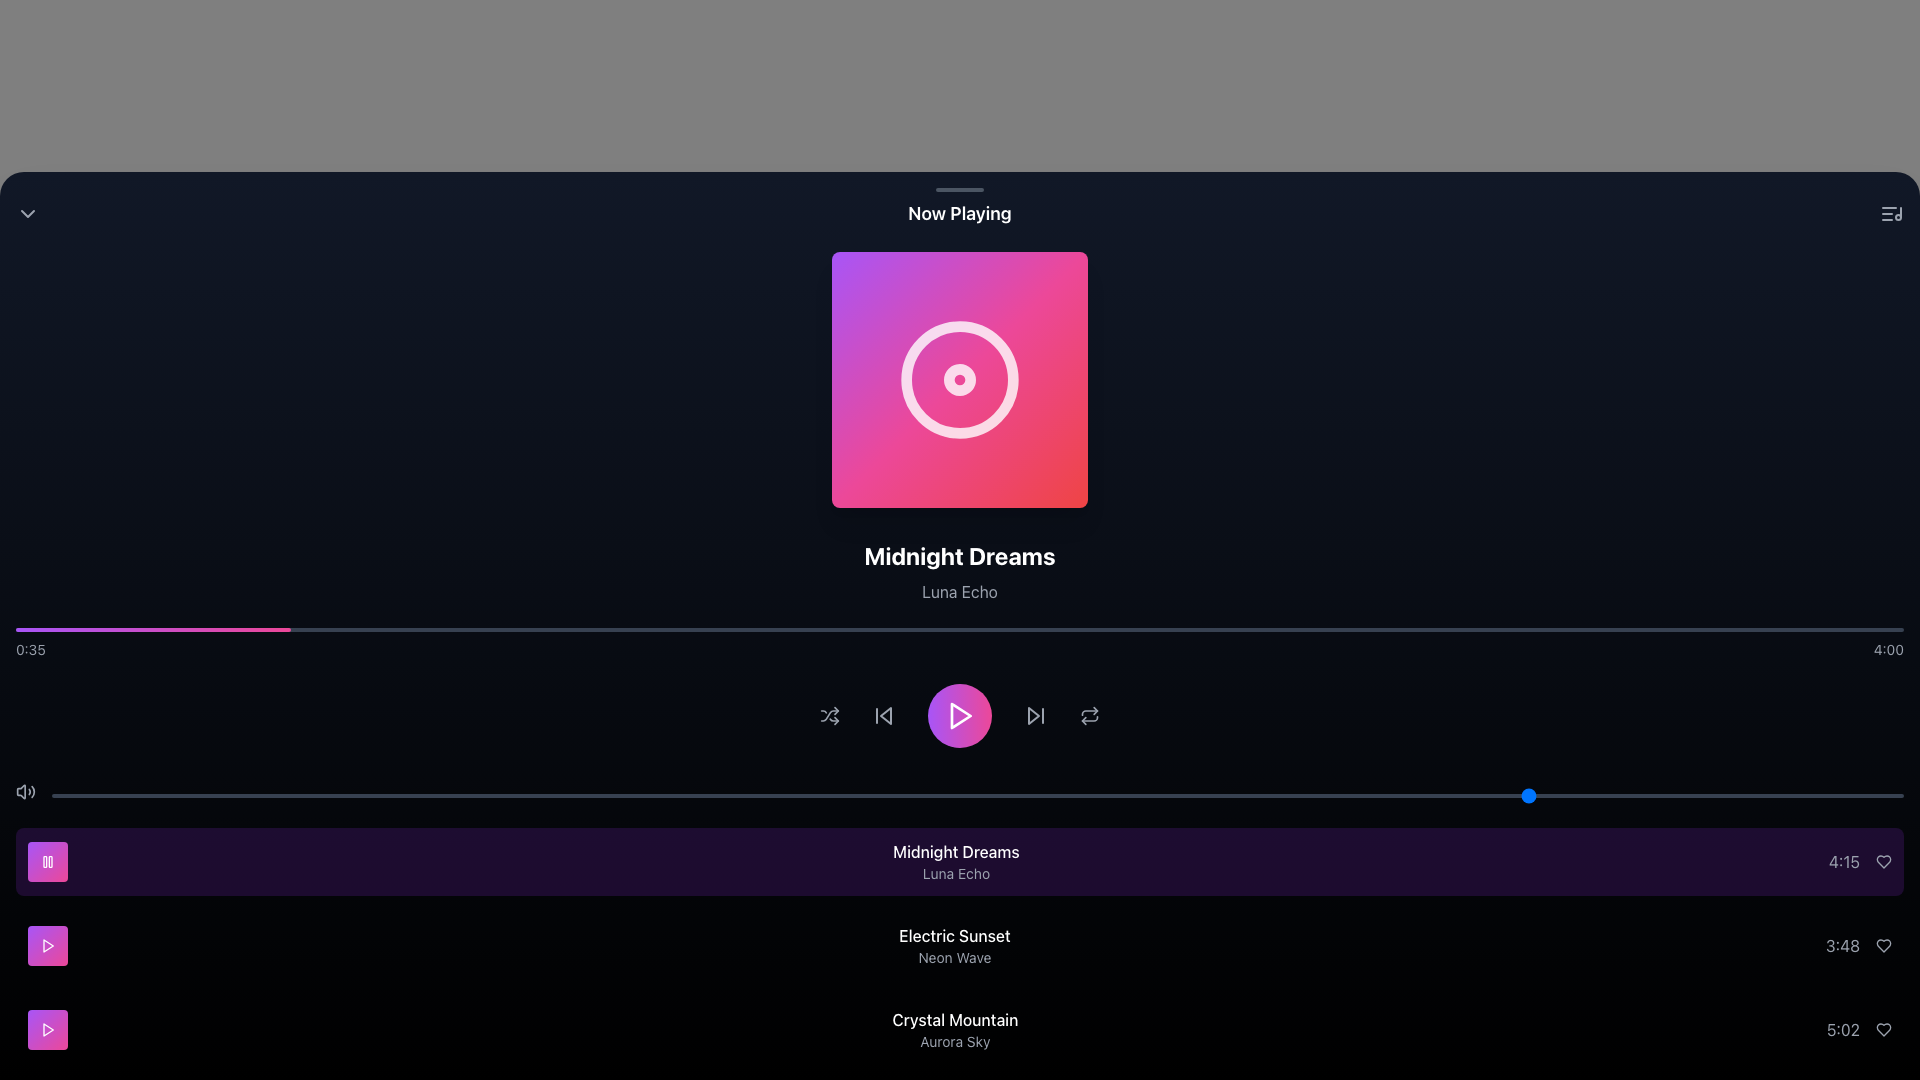 This screenshot has height=1080, width=1920. What do you see at coordinates (960, 644) in the screenshot?
I see `the progress marker of the ProgressBar element, which is centrally positioned below the song title` at bounding box center [960, 644].